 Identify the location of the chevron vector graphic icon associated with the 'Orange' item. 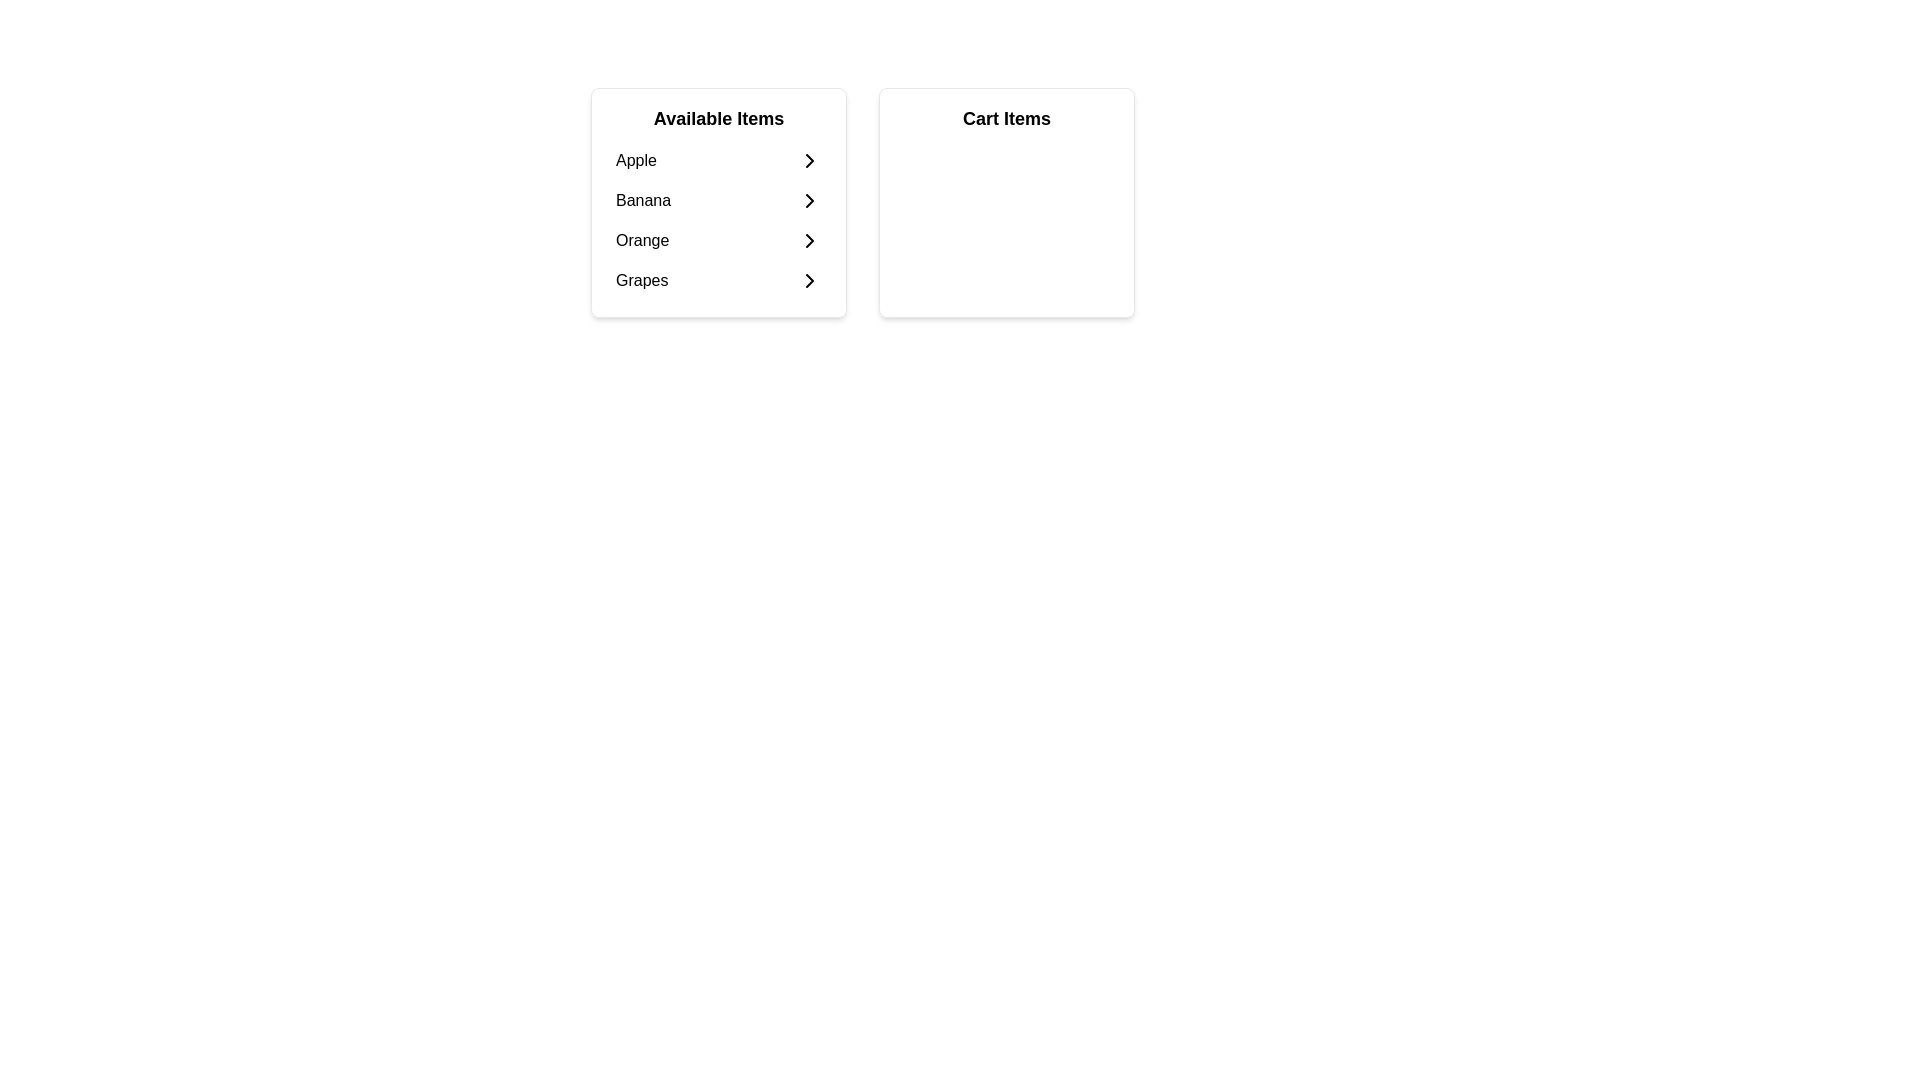
(810, 239).